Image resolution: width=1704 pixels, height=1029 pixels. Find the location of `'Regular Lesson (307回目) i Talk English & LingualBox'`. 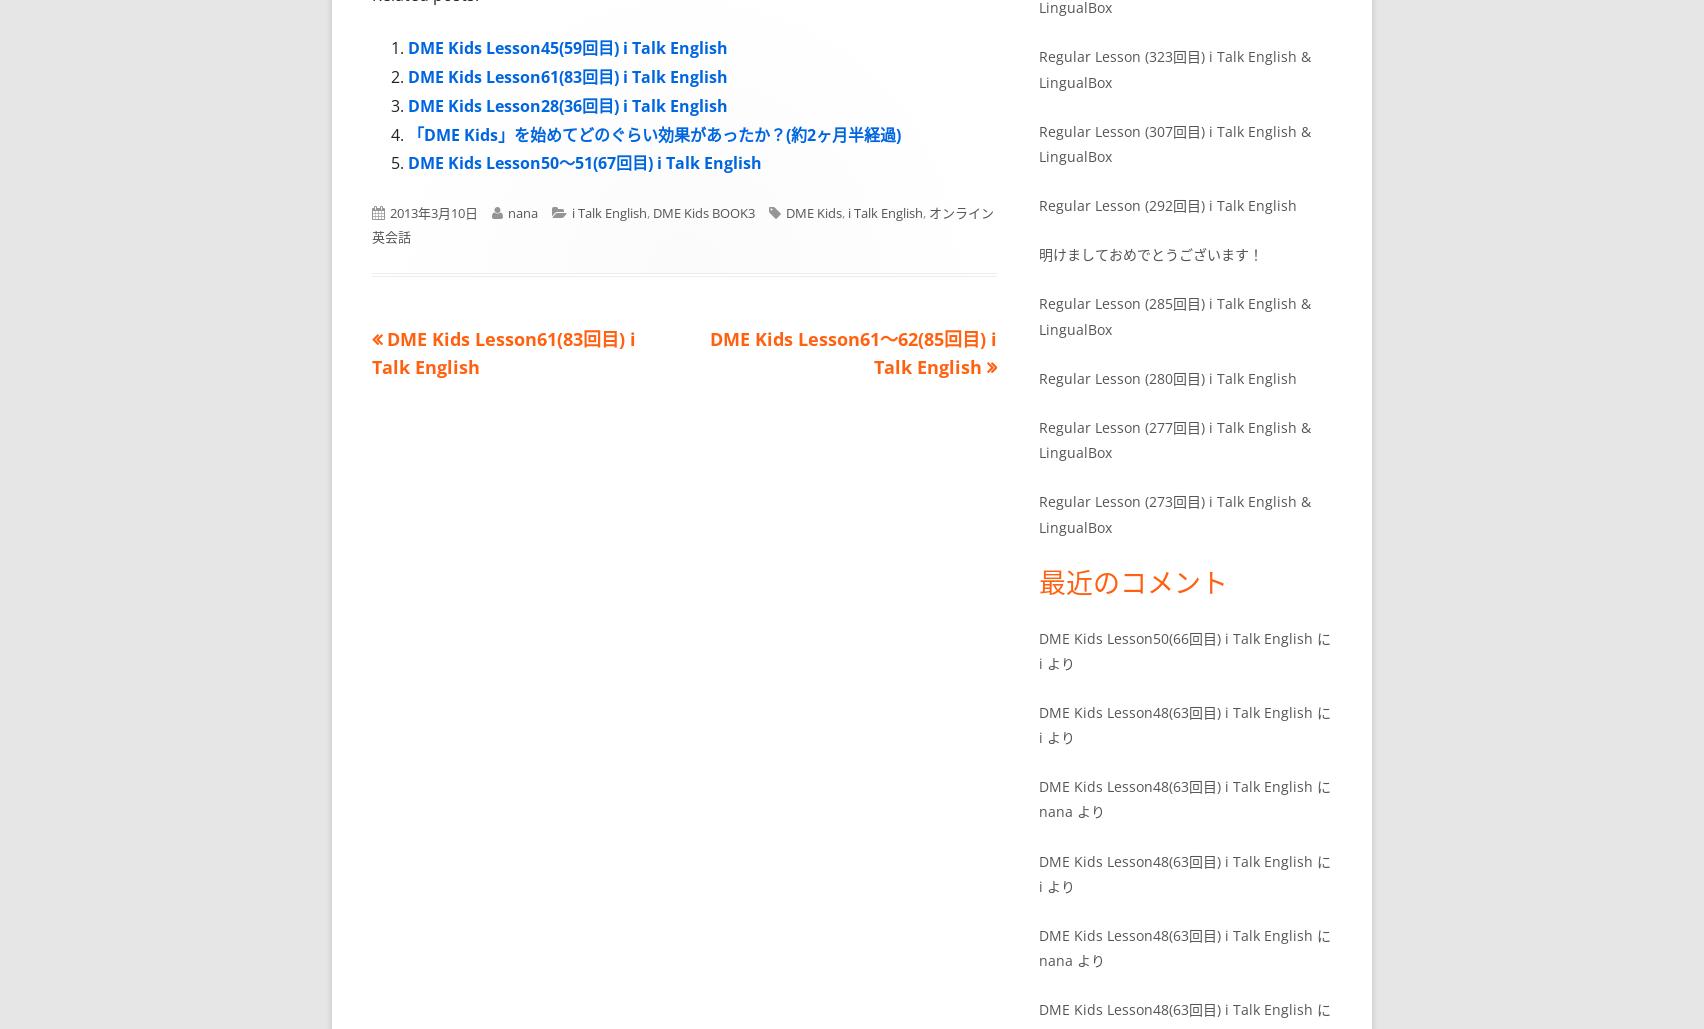

'Regular Lesson (307回目) i Talk English & LingualBox' is located at coordinates (1174, 142).